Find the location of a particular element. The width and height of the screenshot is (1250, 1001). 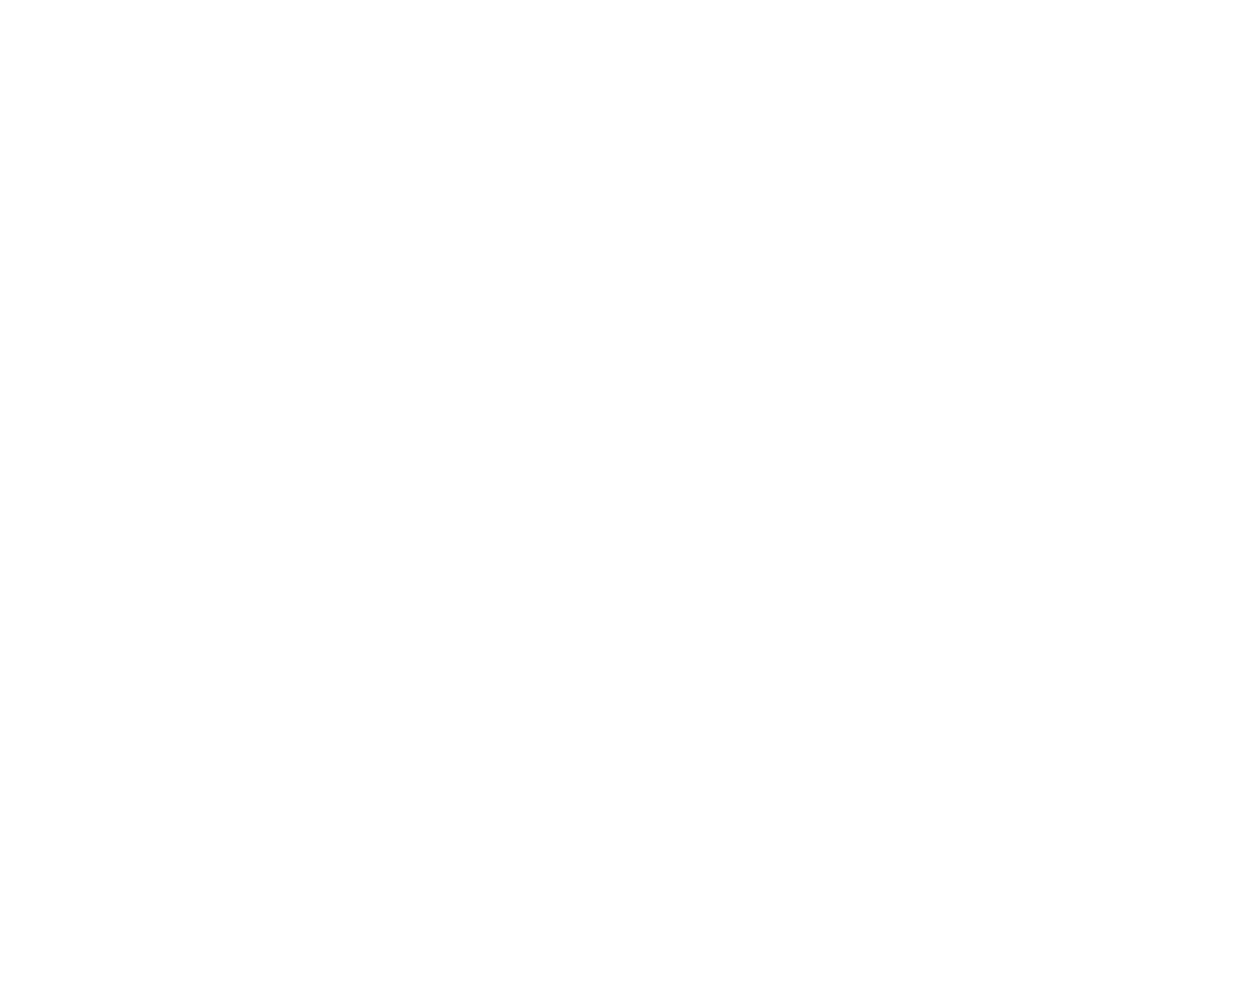

'About' is located at coordinates (935, 47).